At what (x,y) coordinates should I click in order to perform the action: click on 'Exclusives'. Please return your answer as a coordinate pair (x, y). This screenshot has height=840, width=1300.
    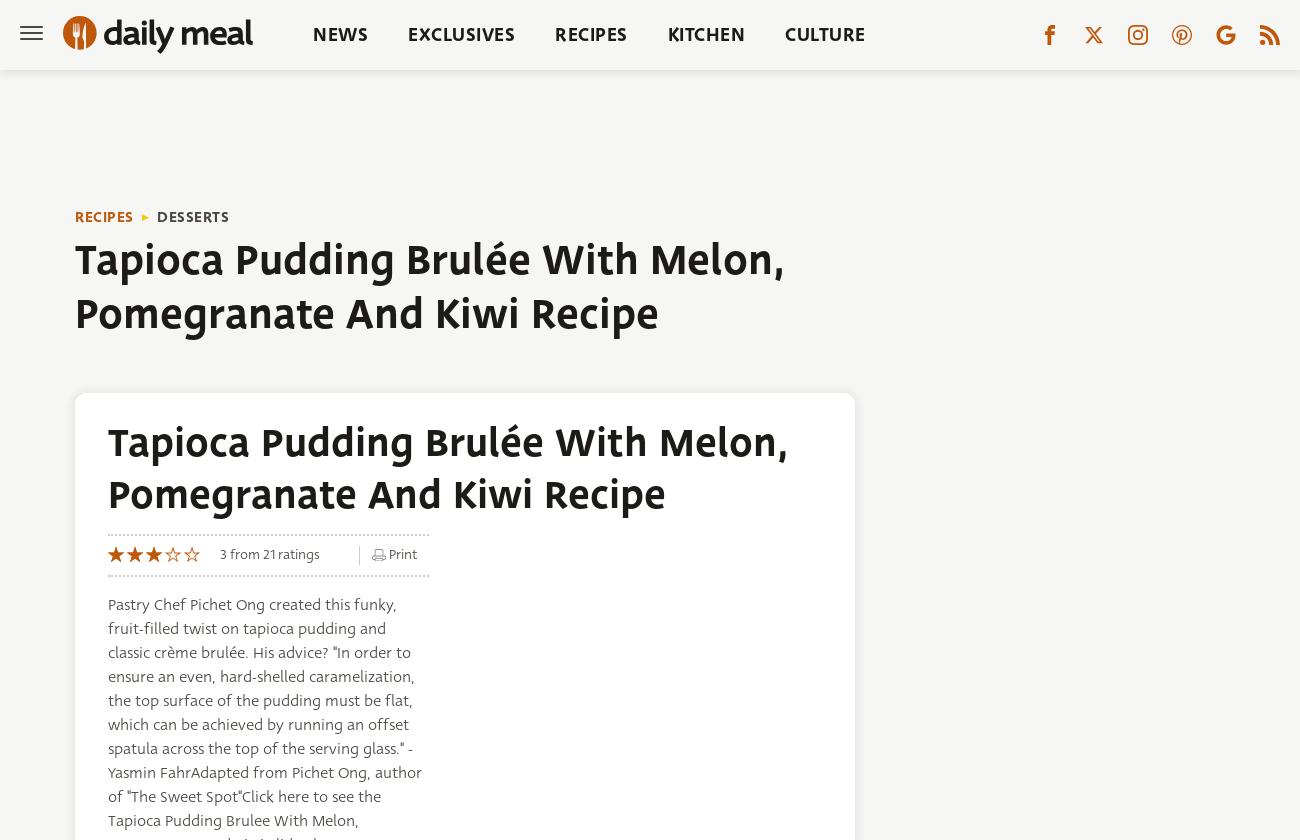
    Looking at the image, I should click on (407, 34).